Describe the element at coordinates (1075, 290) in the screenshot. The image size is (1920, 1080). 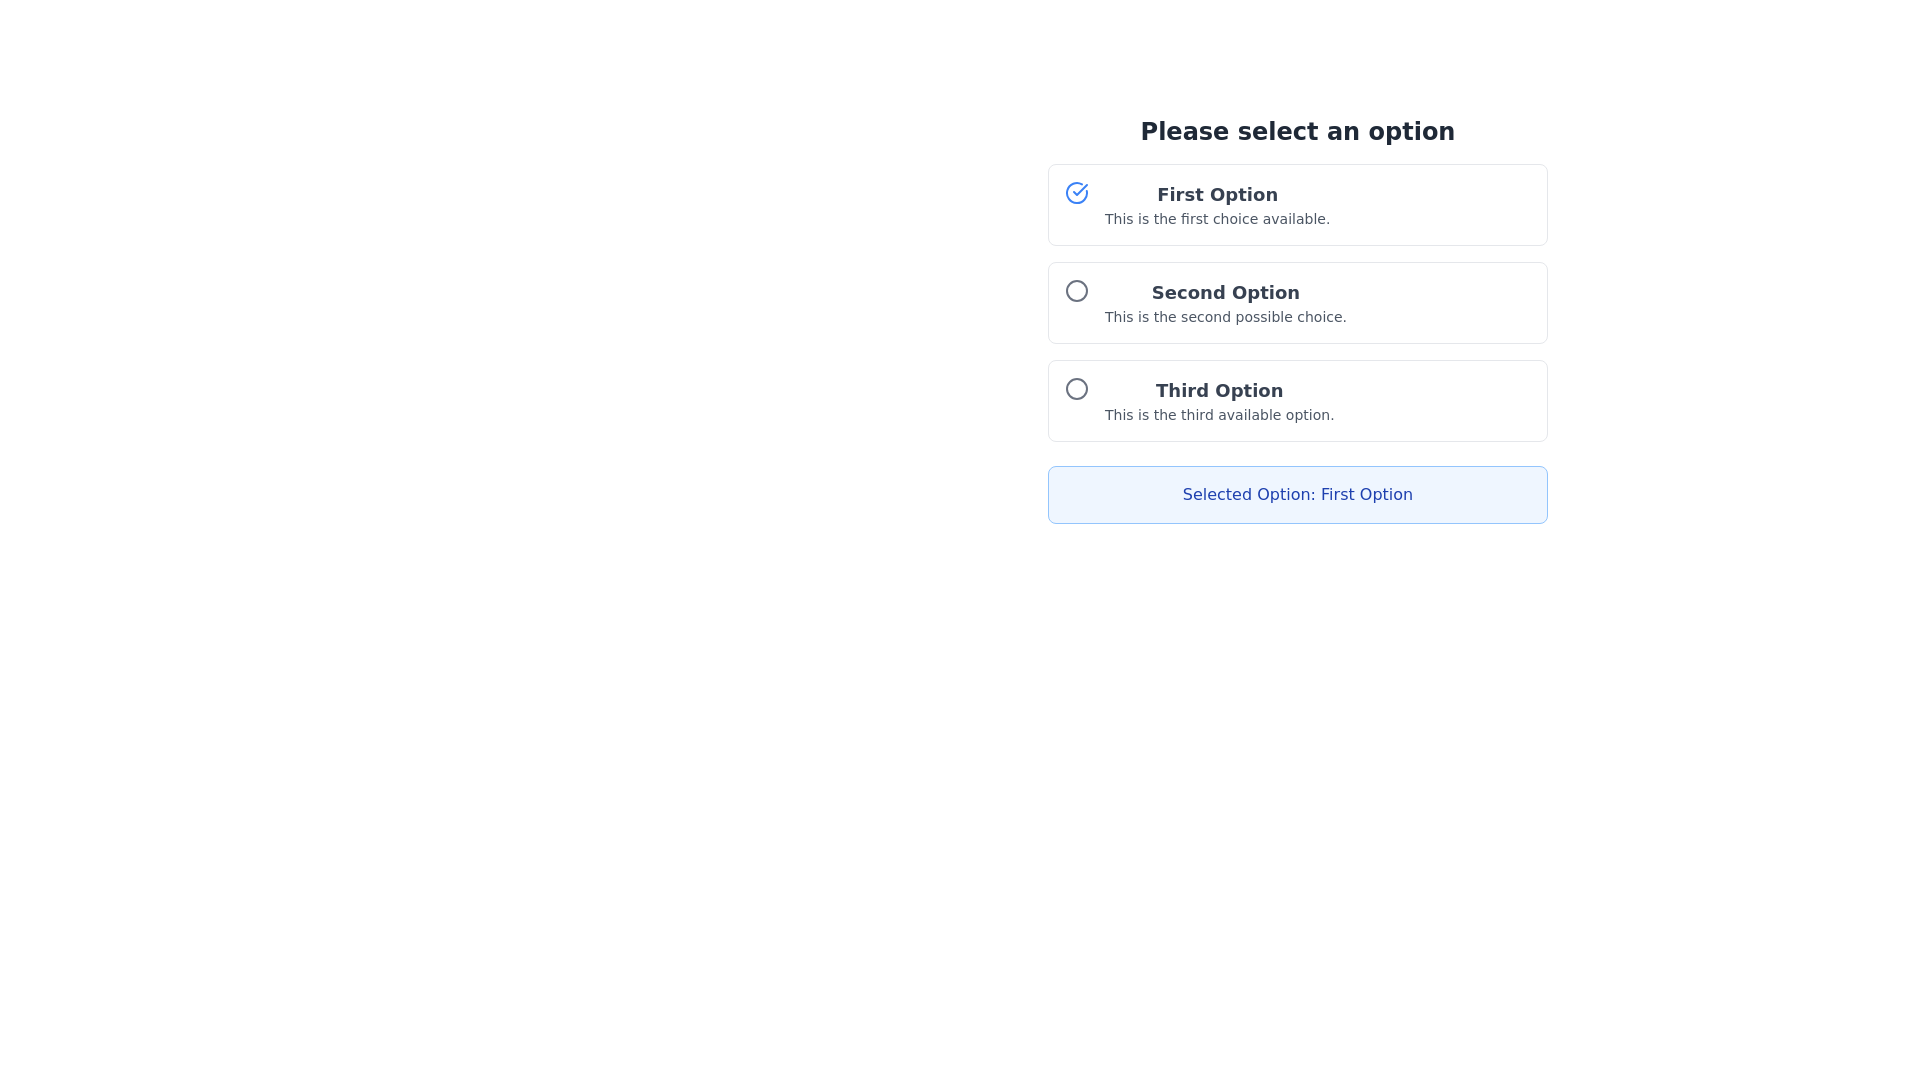
I see `the unselected 'Second Option' radio button` at that location.